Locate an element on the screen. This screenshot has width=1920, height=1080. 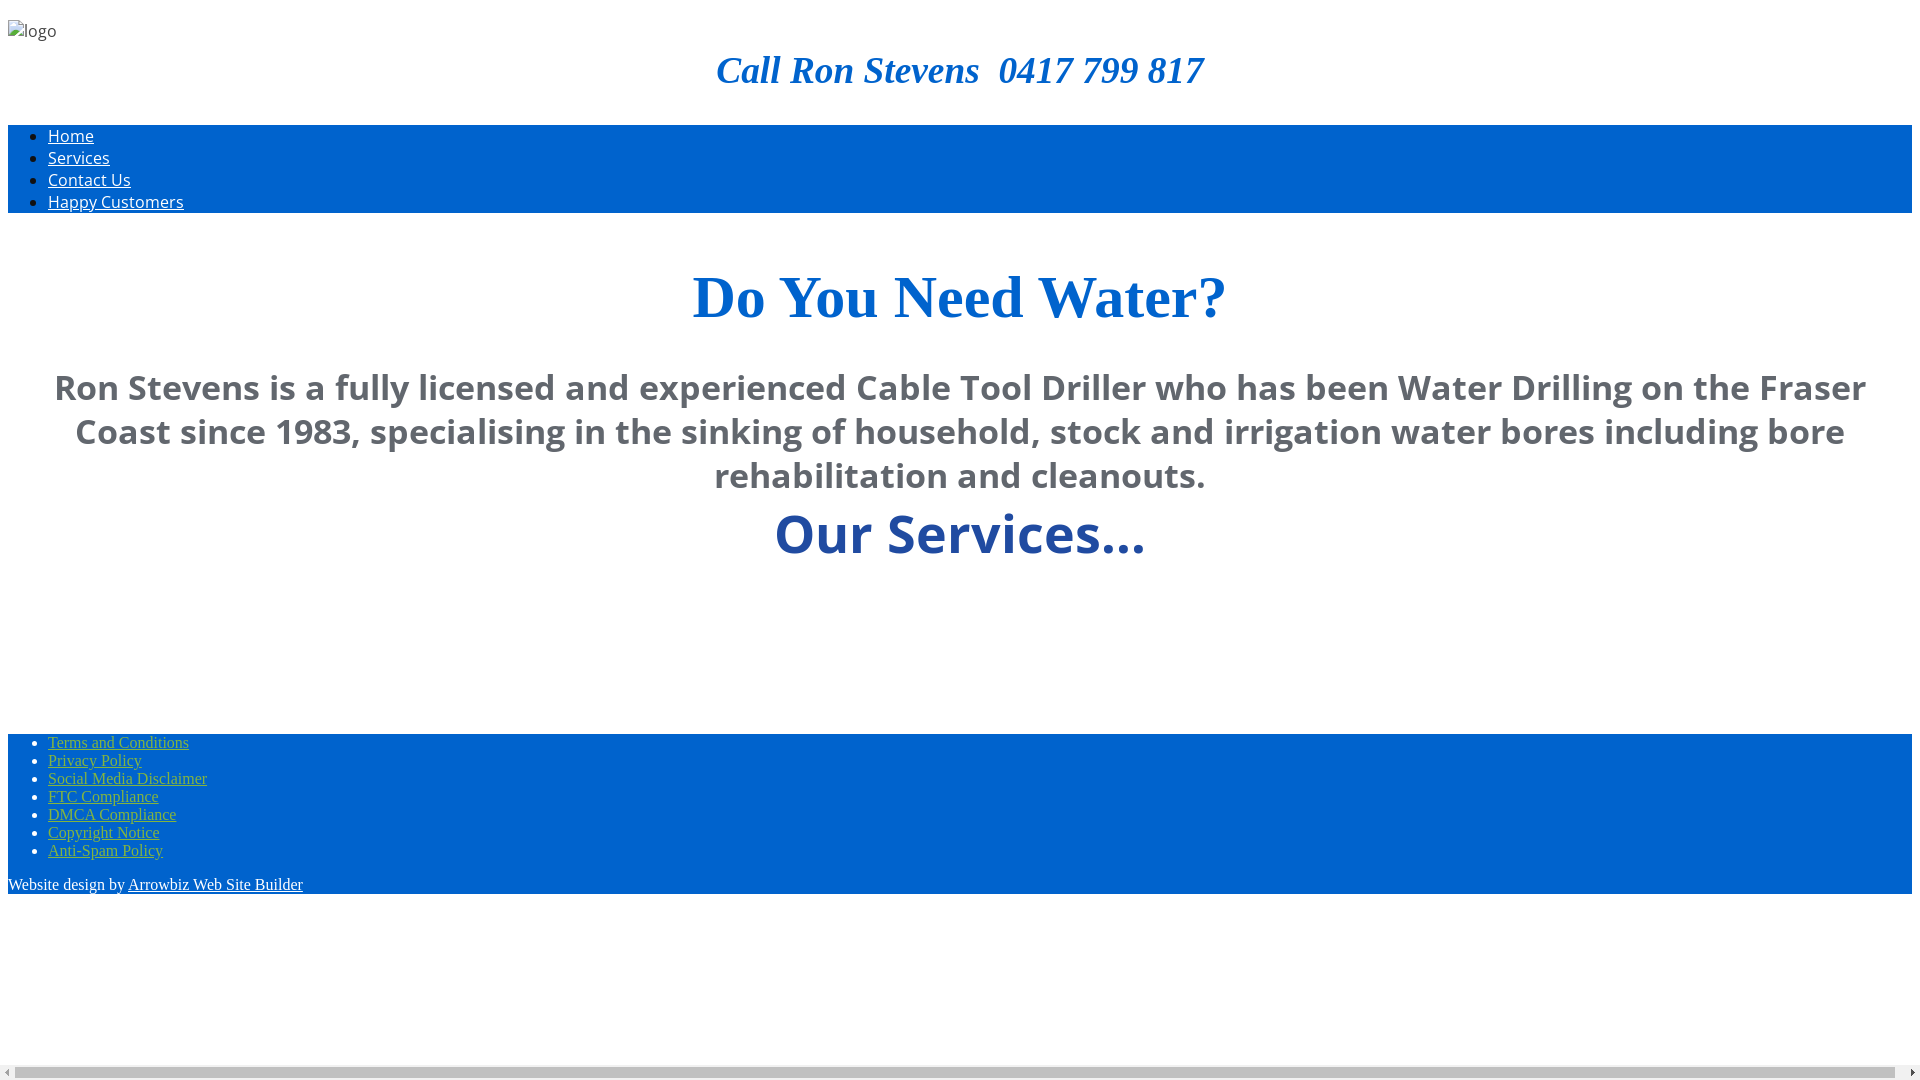
'DMCA Compliance' is located at coordinates (110, 814).